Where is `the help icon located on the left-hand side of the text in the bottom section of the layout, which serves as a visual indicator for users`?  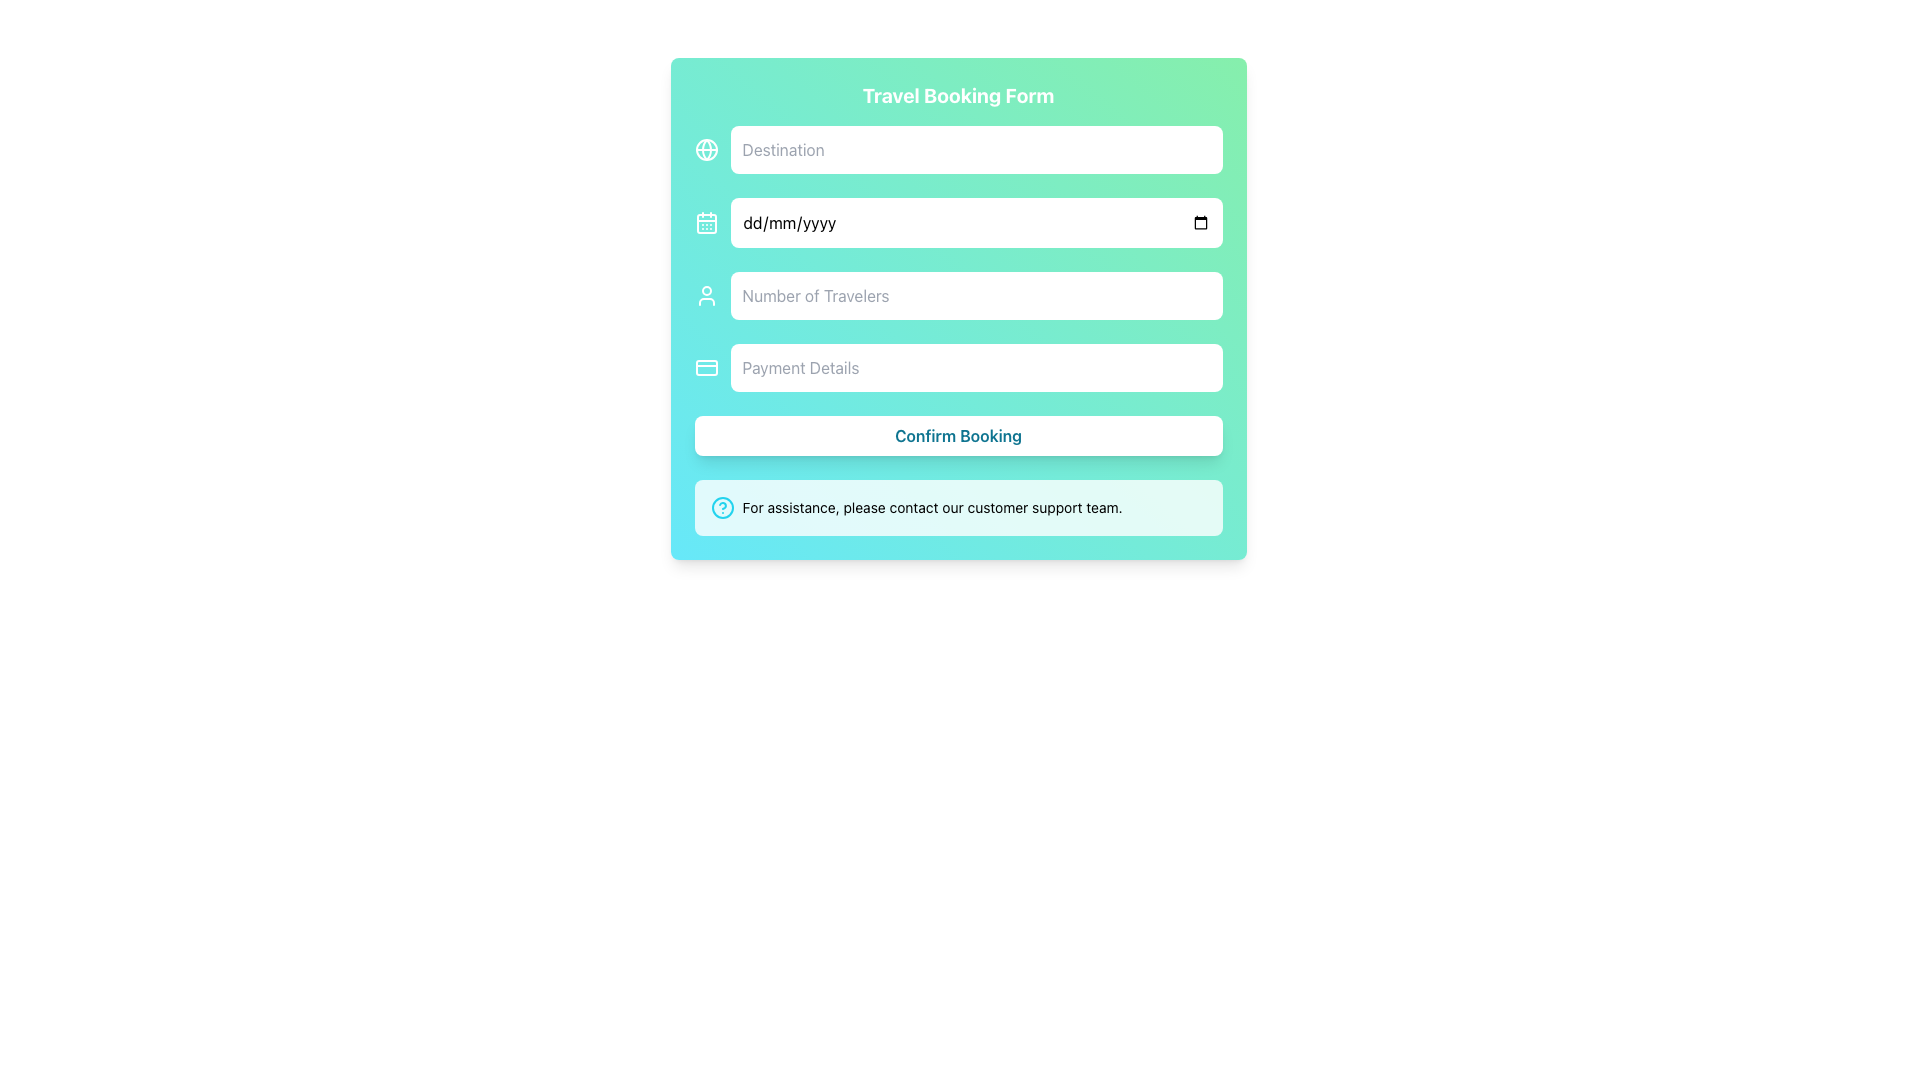
the help icon located on the left-hand side of the text in the bottom section of the layout, which serves as a visual indicator for users is located at coordinates (721, 507).